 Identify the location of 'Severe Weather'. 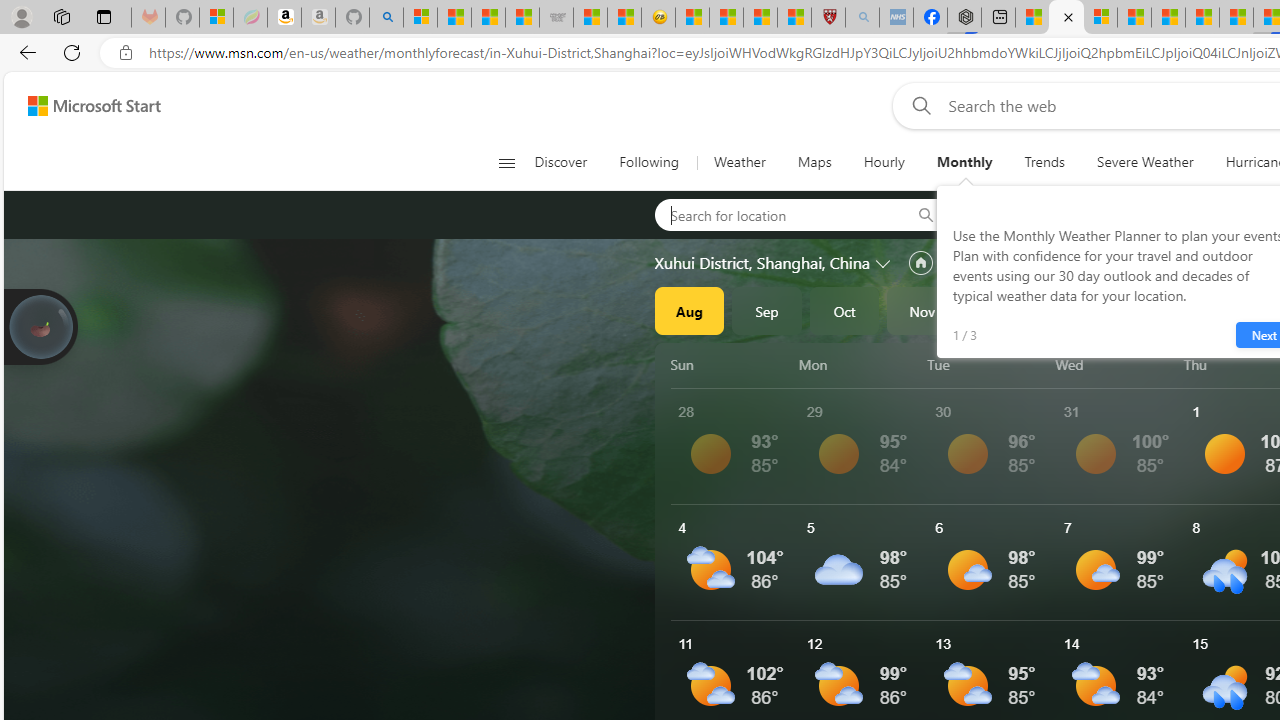
(1145, 162).